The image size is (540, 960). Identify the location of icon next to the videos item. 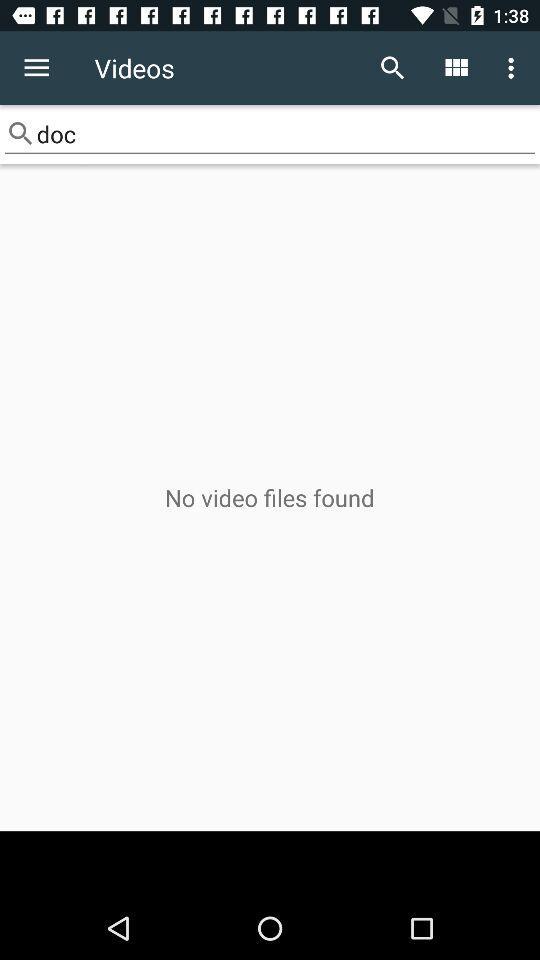
(36, 68).